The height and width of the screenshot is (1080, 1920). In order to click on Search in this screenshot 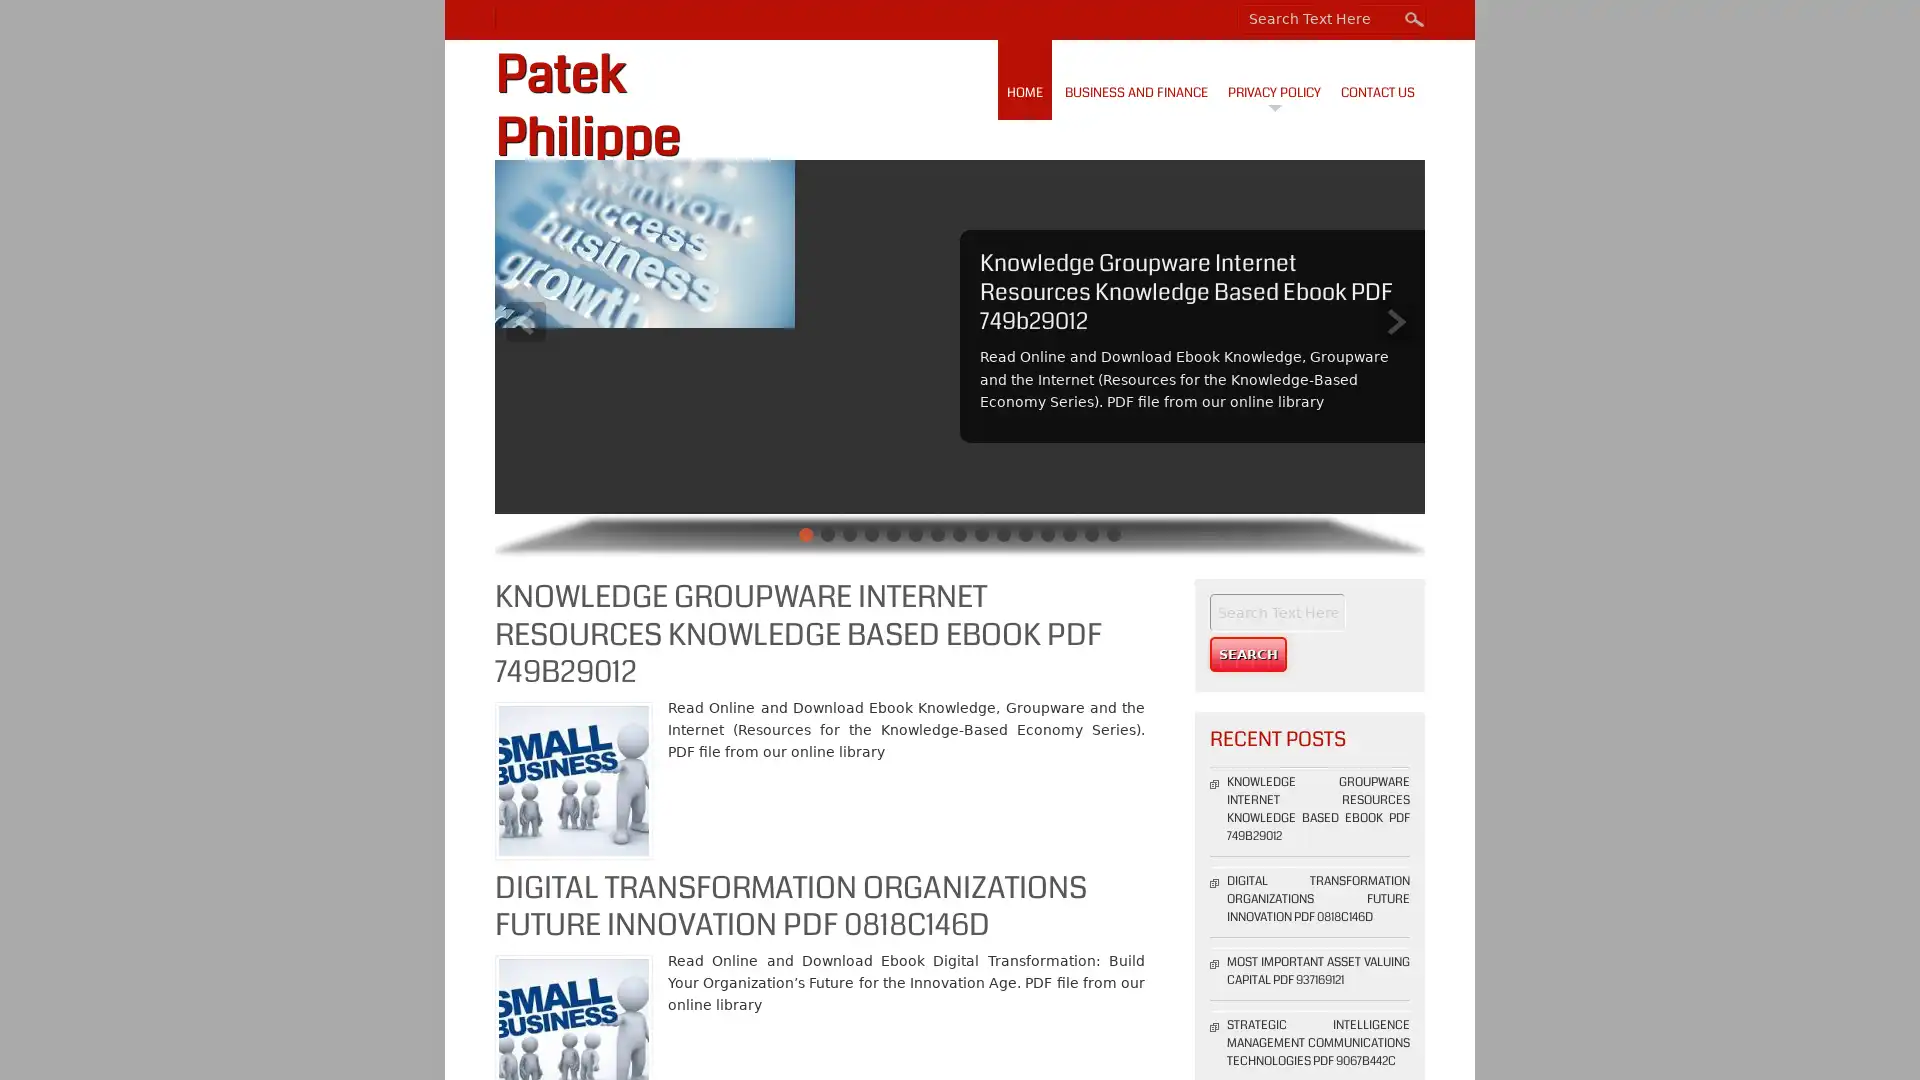, I will do `click(1247, 654)`.